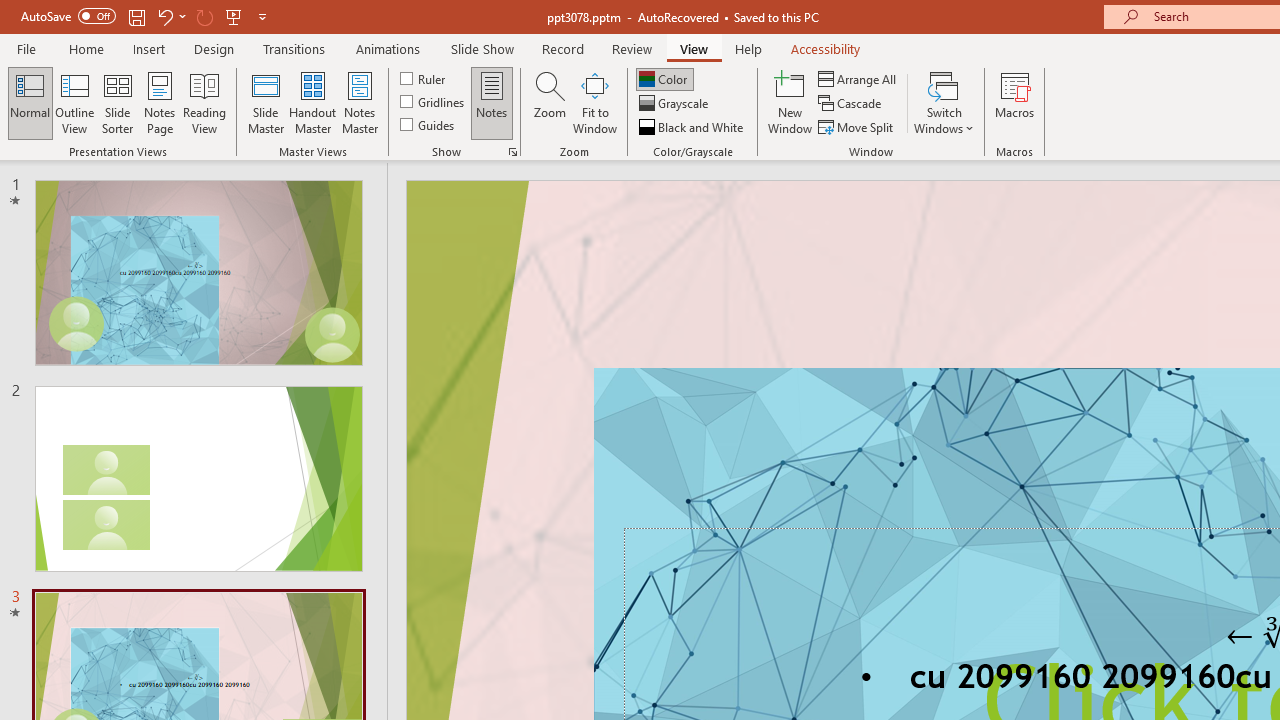 The height and width of the screenshot is (720, 1280). What do you see at coordinates (432, 101) in the screenshot?
I see `'Gridlines'` at bounding box center [432, 101].